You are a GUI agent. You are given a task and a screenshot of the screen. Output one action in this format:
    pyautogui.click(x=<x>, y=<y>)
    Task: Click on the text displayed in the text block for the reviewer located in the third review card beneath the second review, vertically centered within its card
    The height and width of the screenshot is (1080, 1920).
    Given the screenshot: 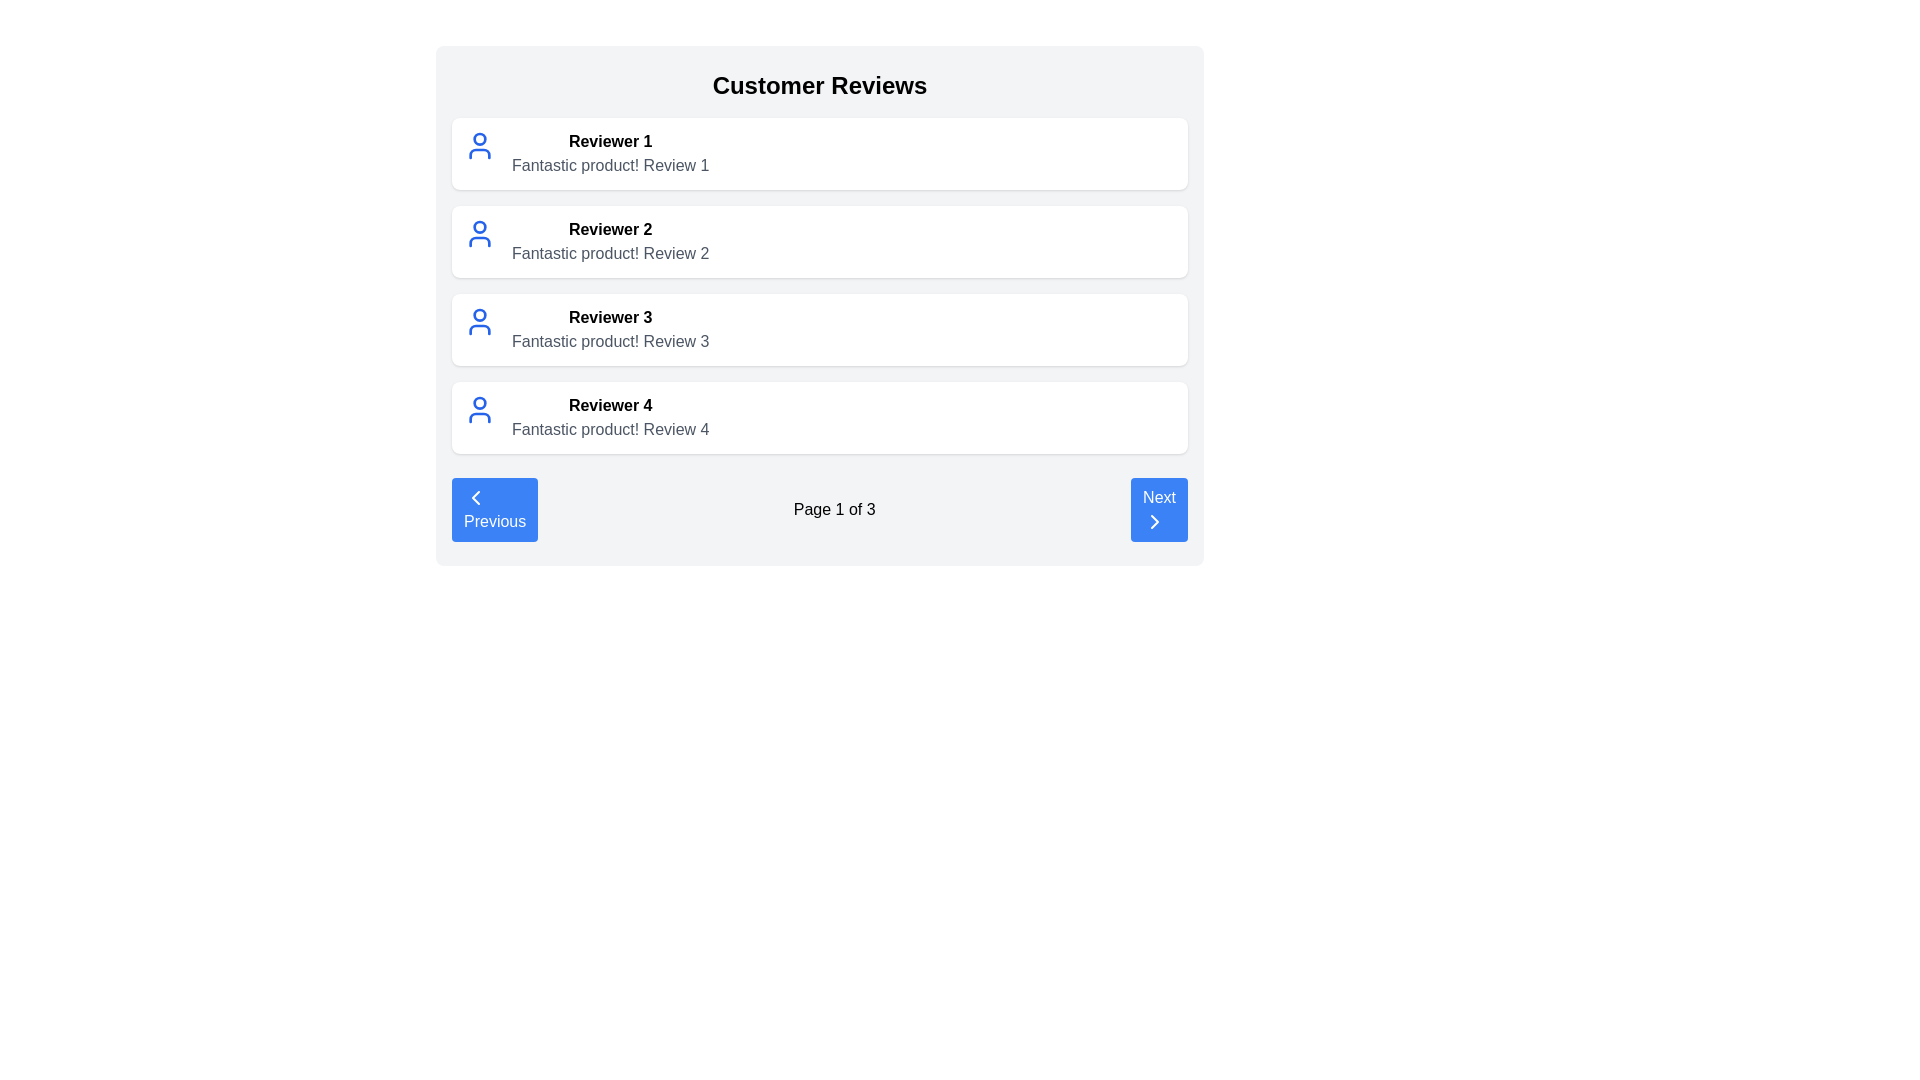 What is the action you would take?
    pyautogui.click(x=609, y=329)
    